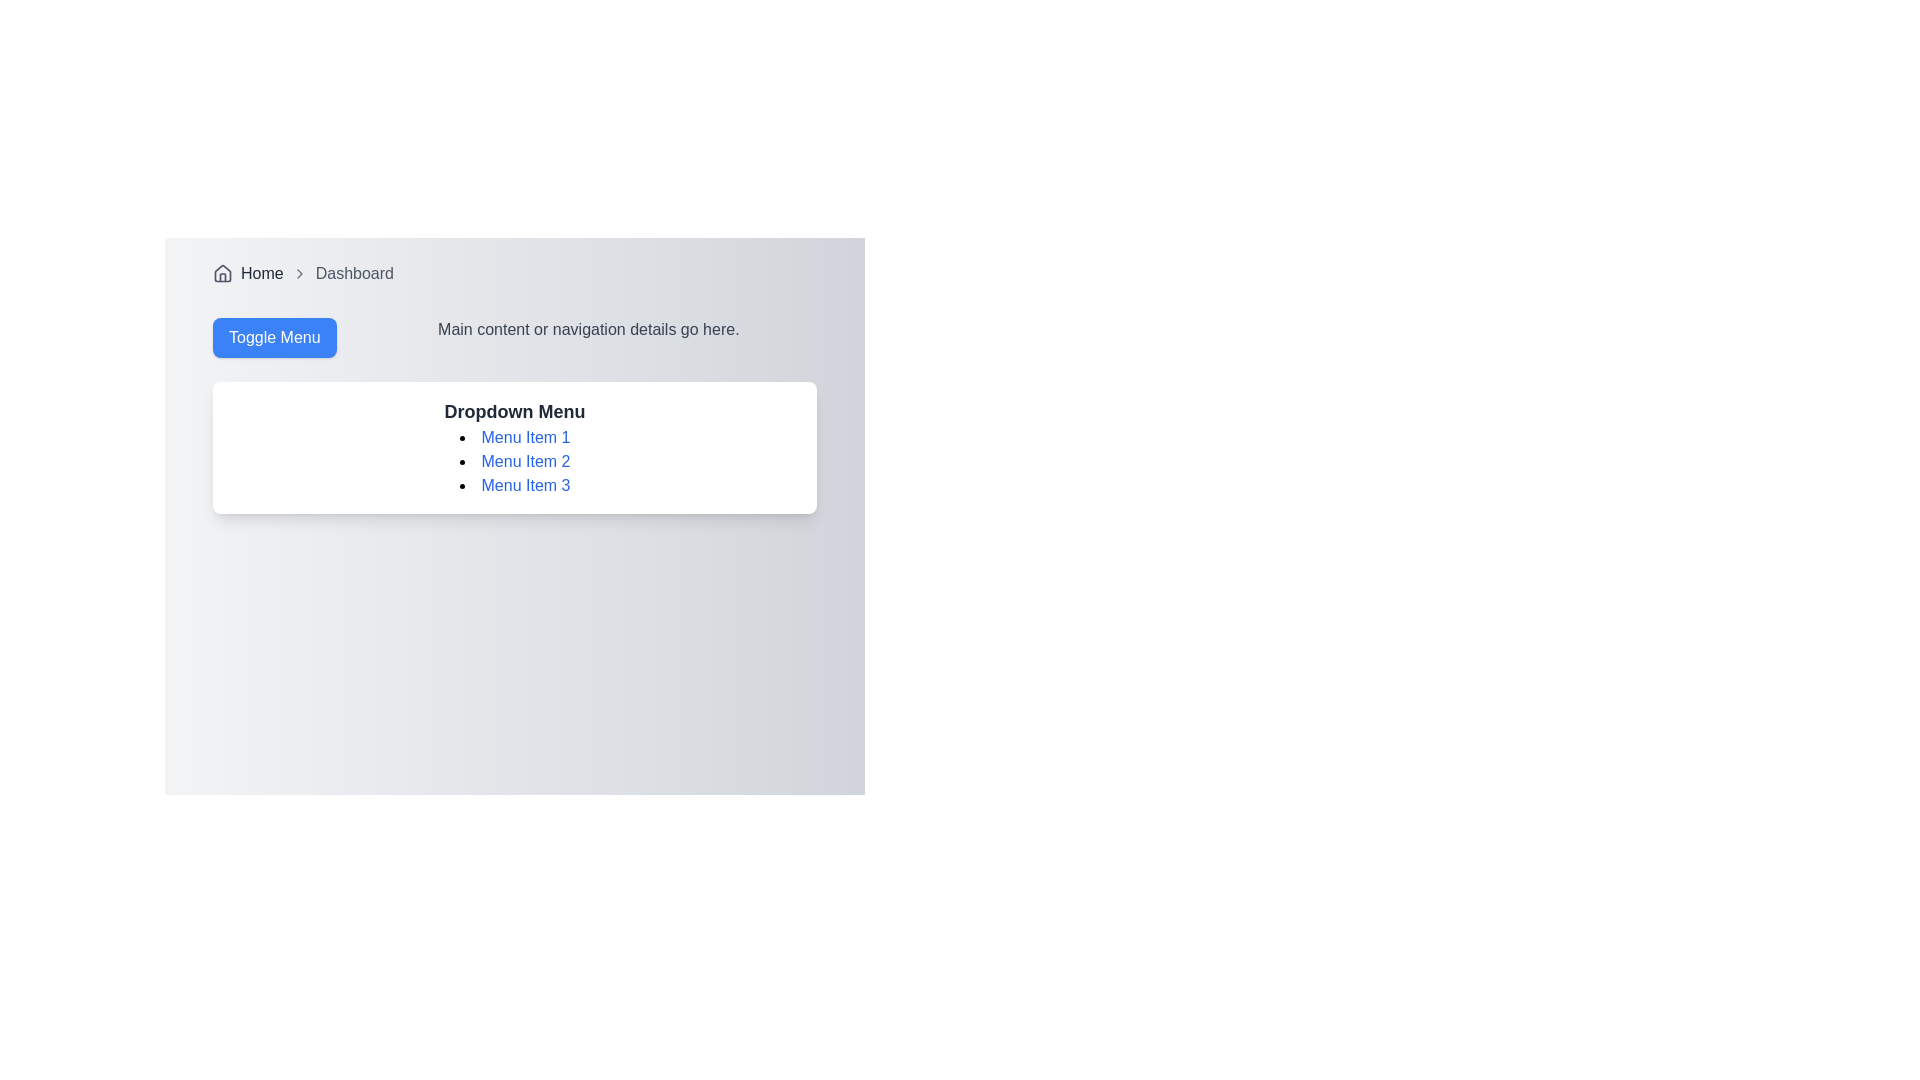  Describe the element at coordinates (514, 437) in the screenshot. I see `the text label displaying 'Menu Item 1' in the dropdown menu` at that location.